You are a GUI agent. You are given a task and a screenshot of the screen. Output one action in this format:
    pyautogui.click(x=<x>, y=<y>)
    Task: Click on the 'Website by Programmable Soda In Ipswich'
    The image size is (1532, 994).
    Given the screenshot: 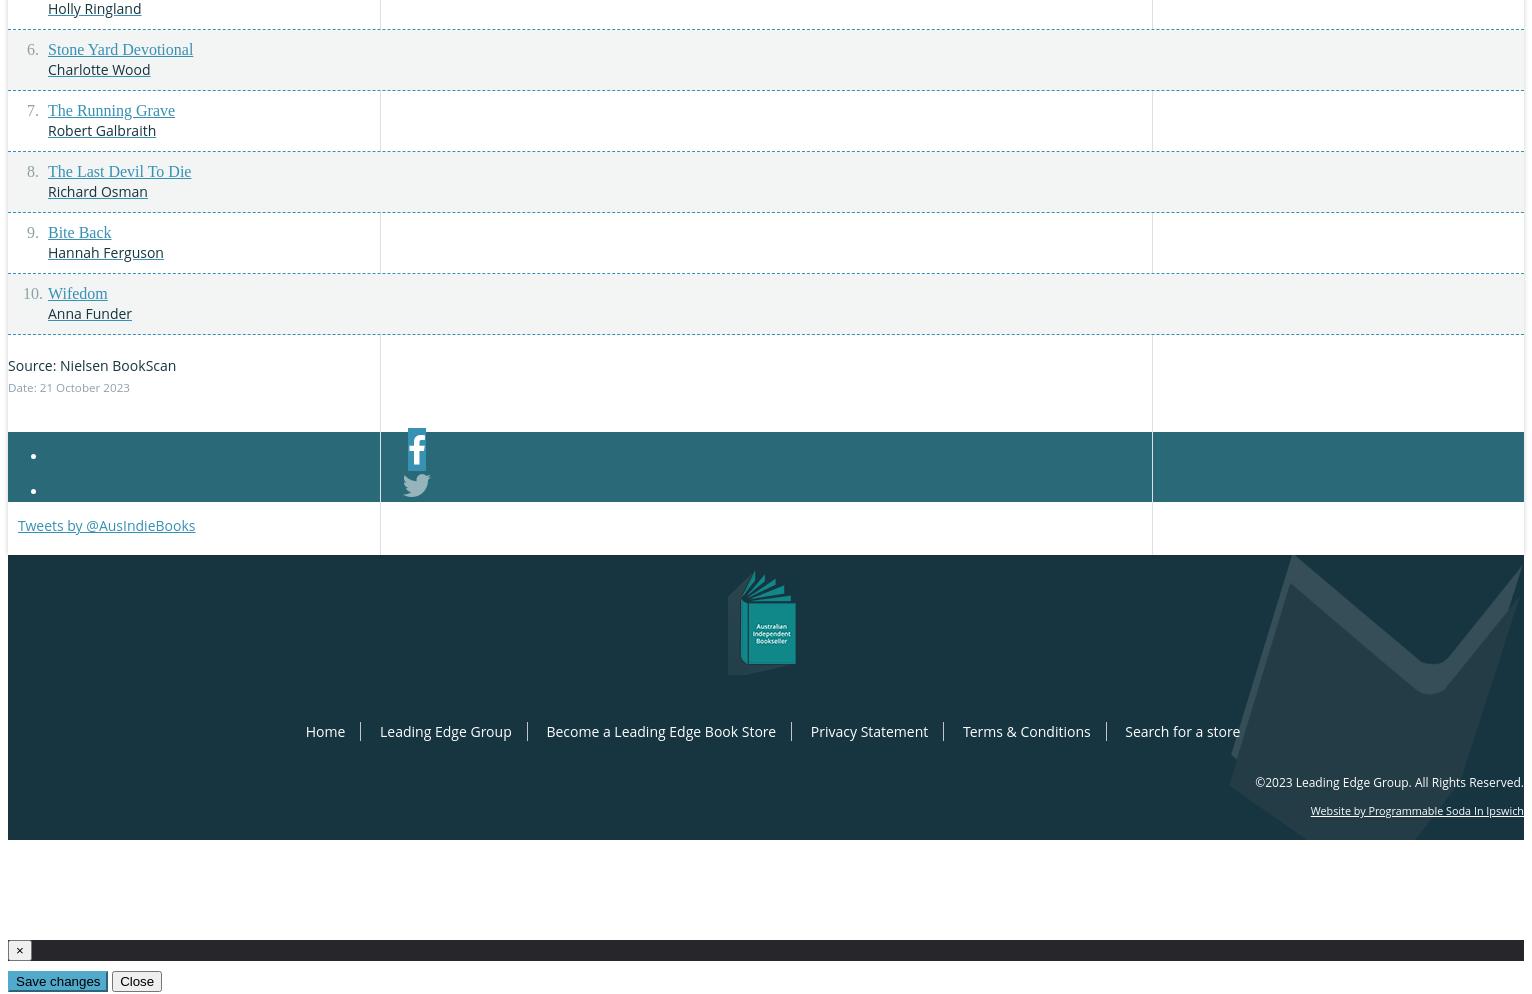 What is the action you would take?
    pyautogui.click(x=1416, y=810)
    